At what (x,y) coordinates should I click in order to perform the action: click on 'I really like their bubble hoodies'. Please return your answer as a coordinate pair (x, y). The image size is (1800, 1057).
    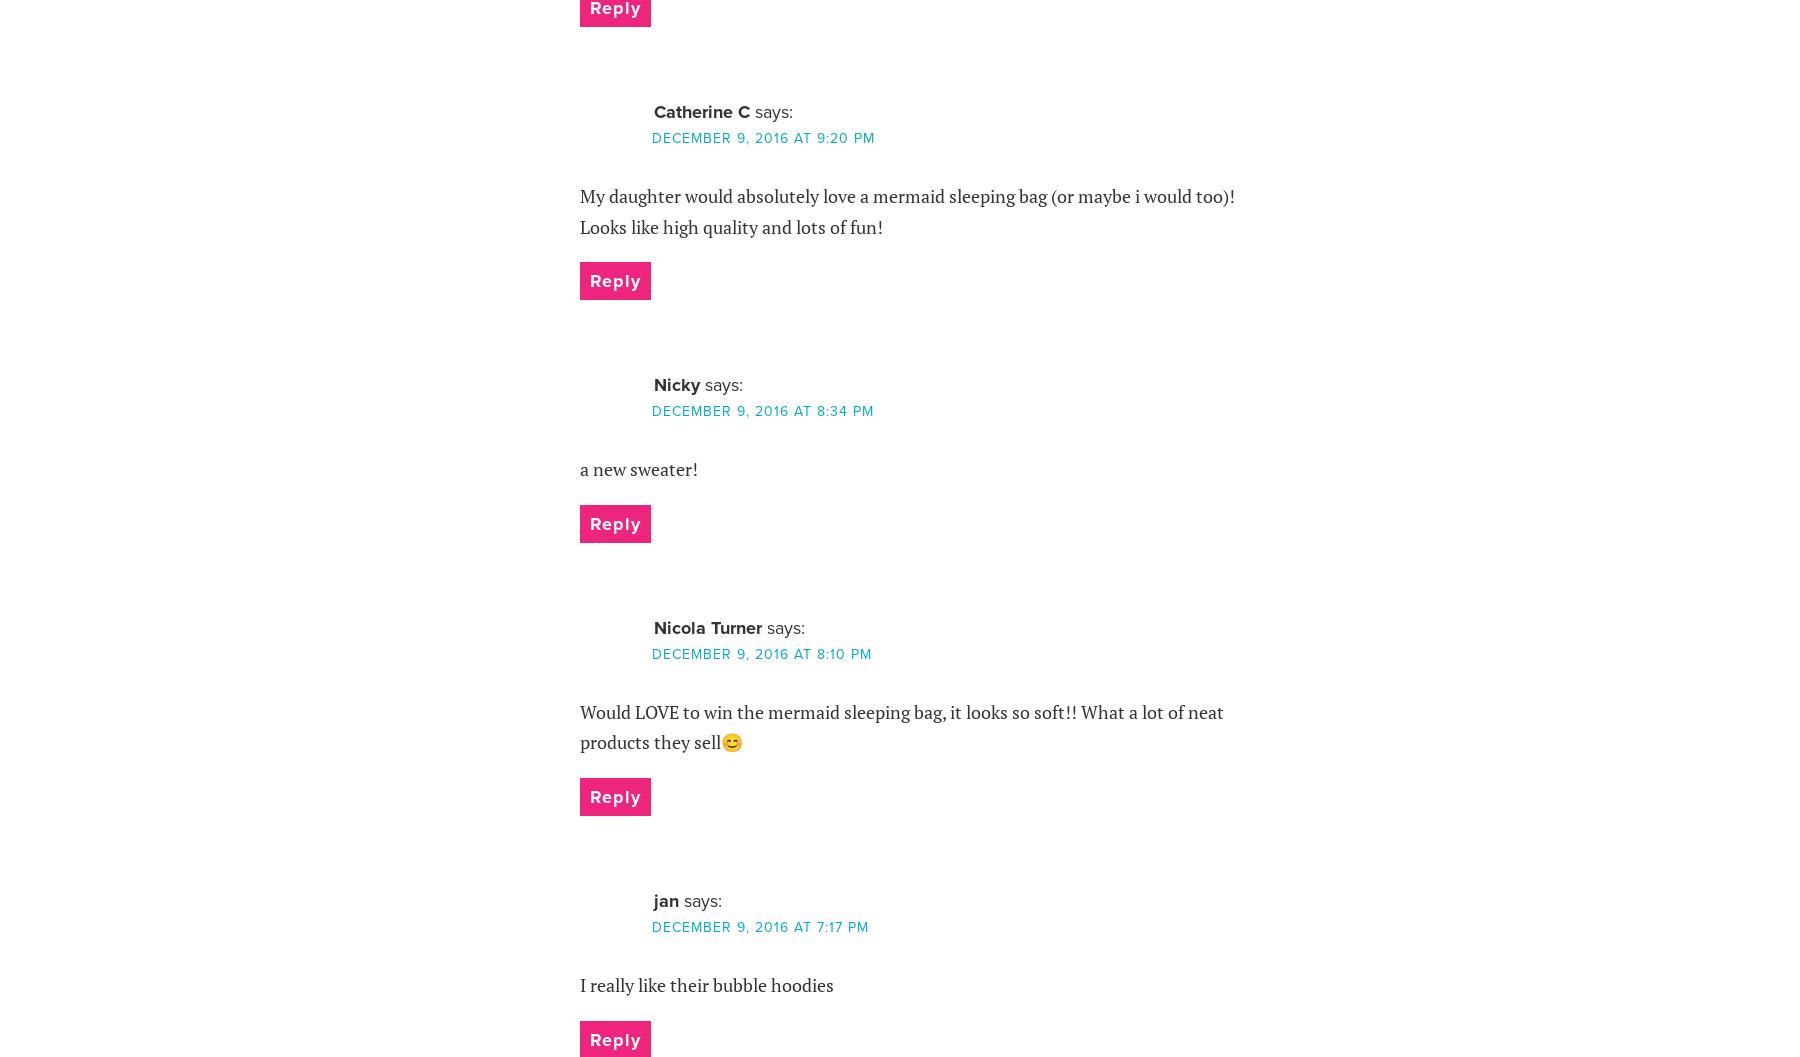
    Looking at the image, I should click on (704, 984).